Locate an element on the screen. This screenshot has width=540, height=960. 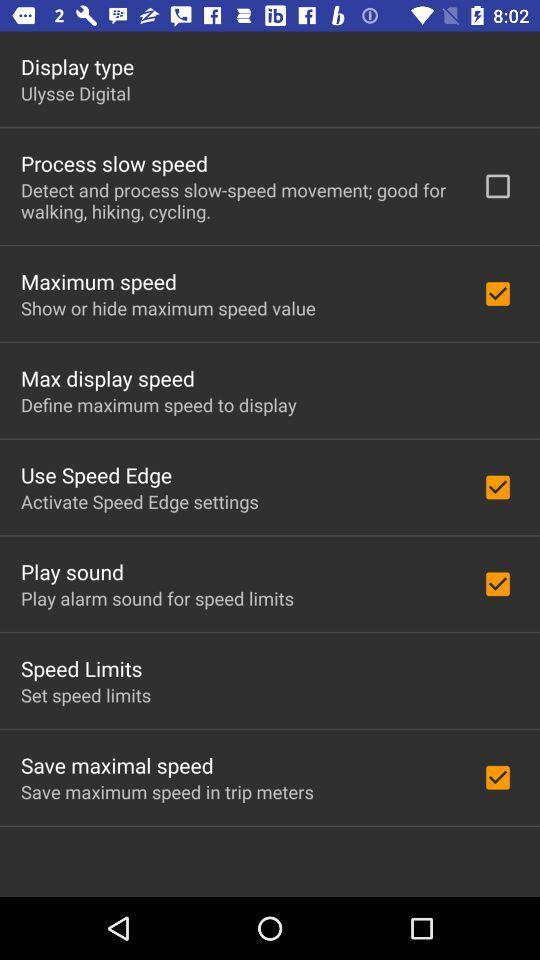
ulysse digital is located at coordinates (74, 93).